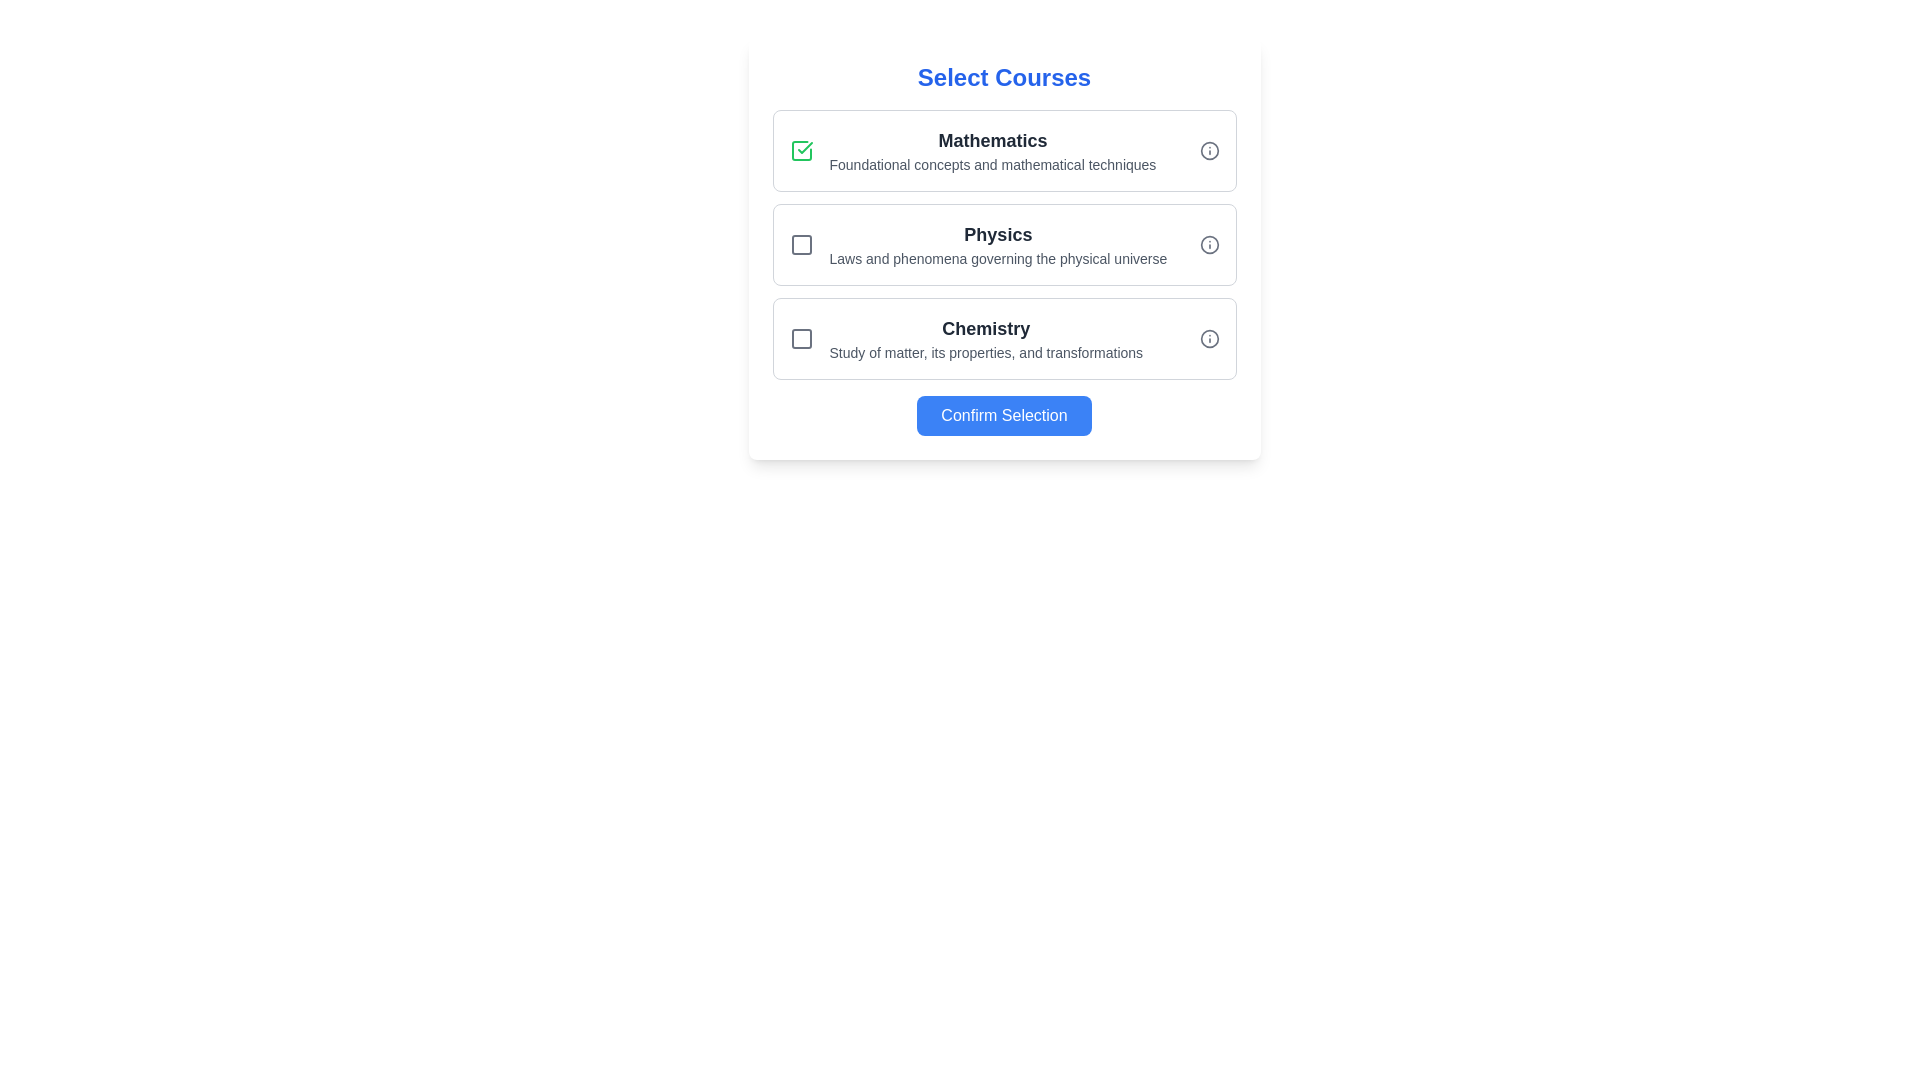 The height and width of the screenshot is (1080, 1920). What do you see at coordinates (1208, 149) in the screenshot?
I see `the informational icon located in the upper-right corner of the 'Mathematics' list card` at bounding box center [1208, 149].